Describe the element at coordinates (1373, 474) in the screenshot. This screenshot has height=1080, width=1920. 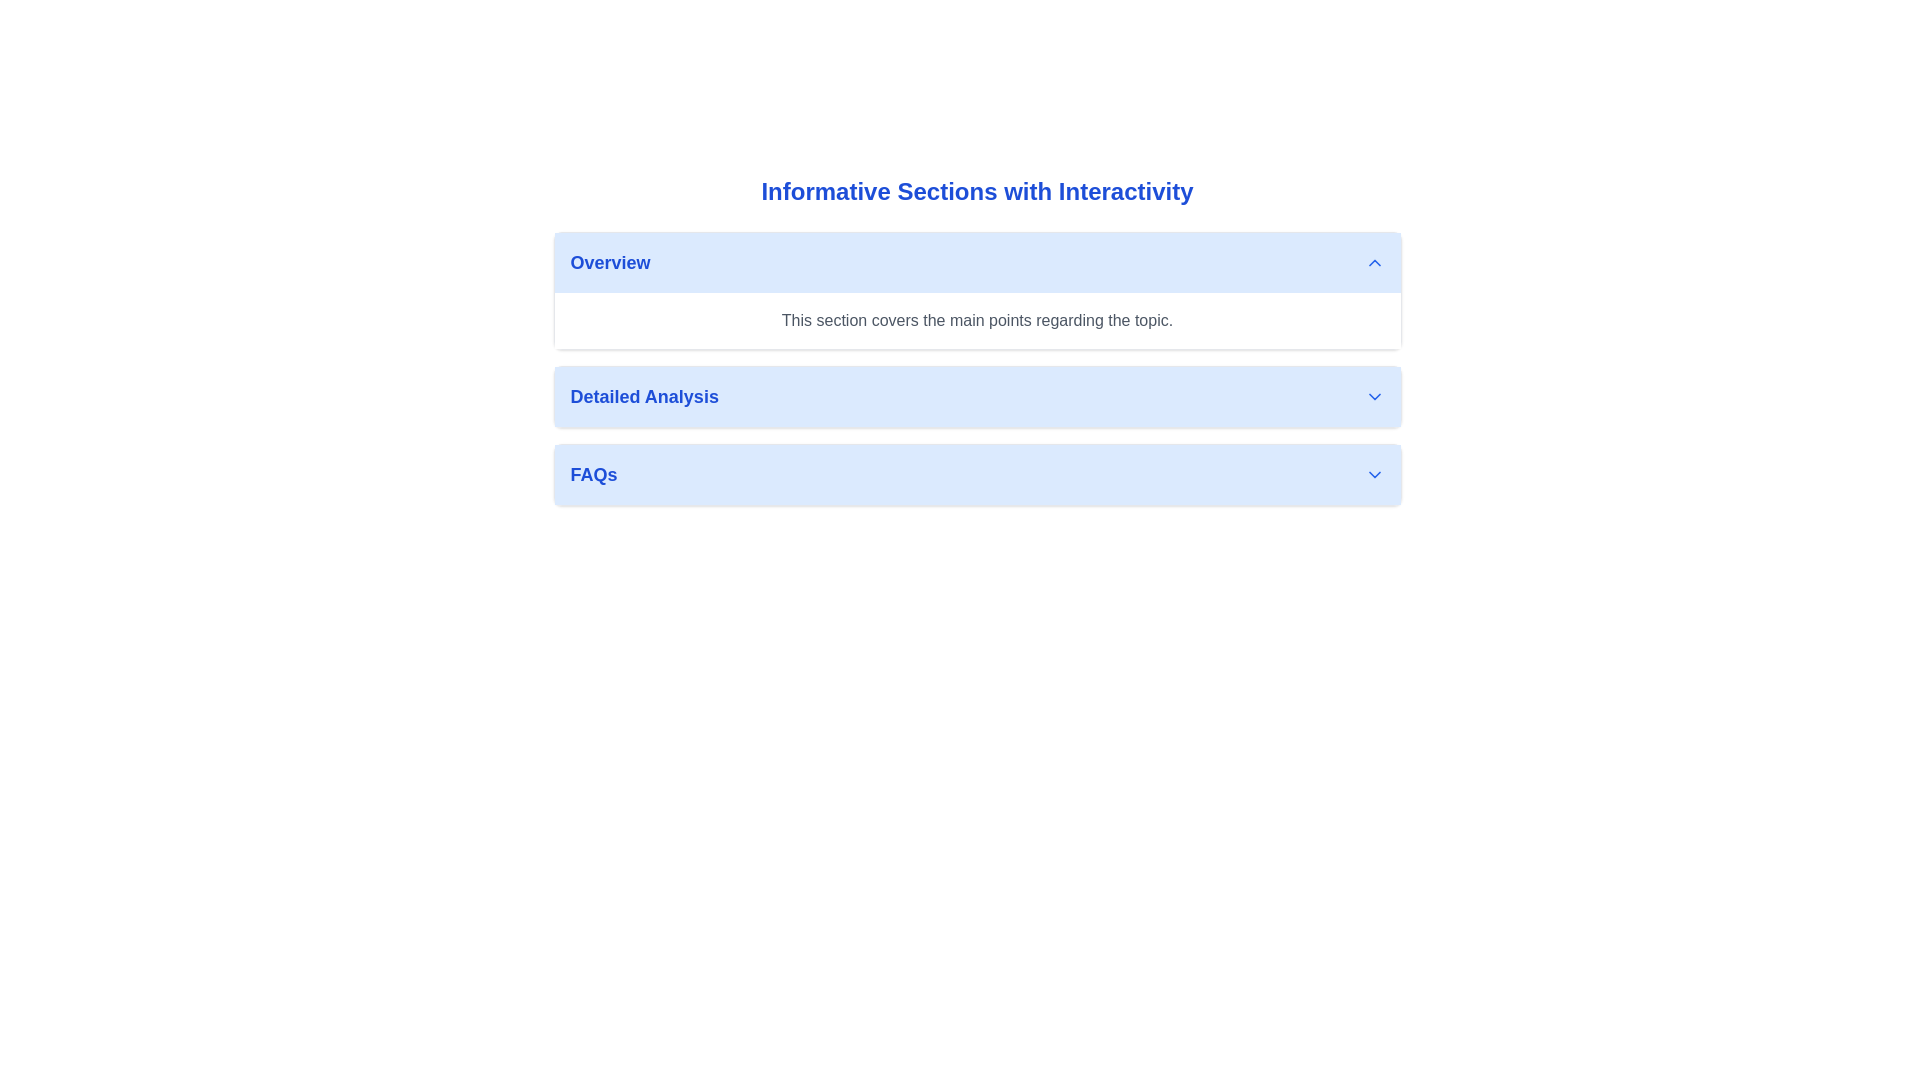
I see `the downward-pointing chevron icon located at the far right end of the 'FAQs' section header for tooltip or visual highlighting` at that location.